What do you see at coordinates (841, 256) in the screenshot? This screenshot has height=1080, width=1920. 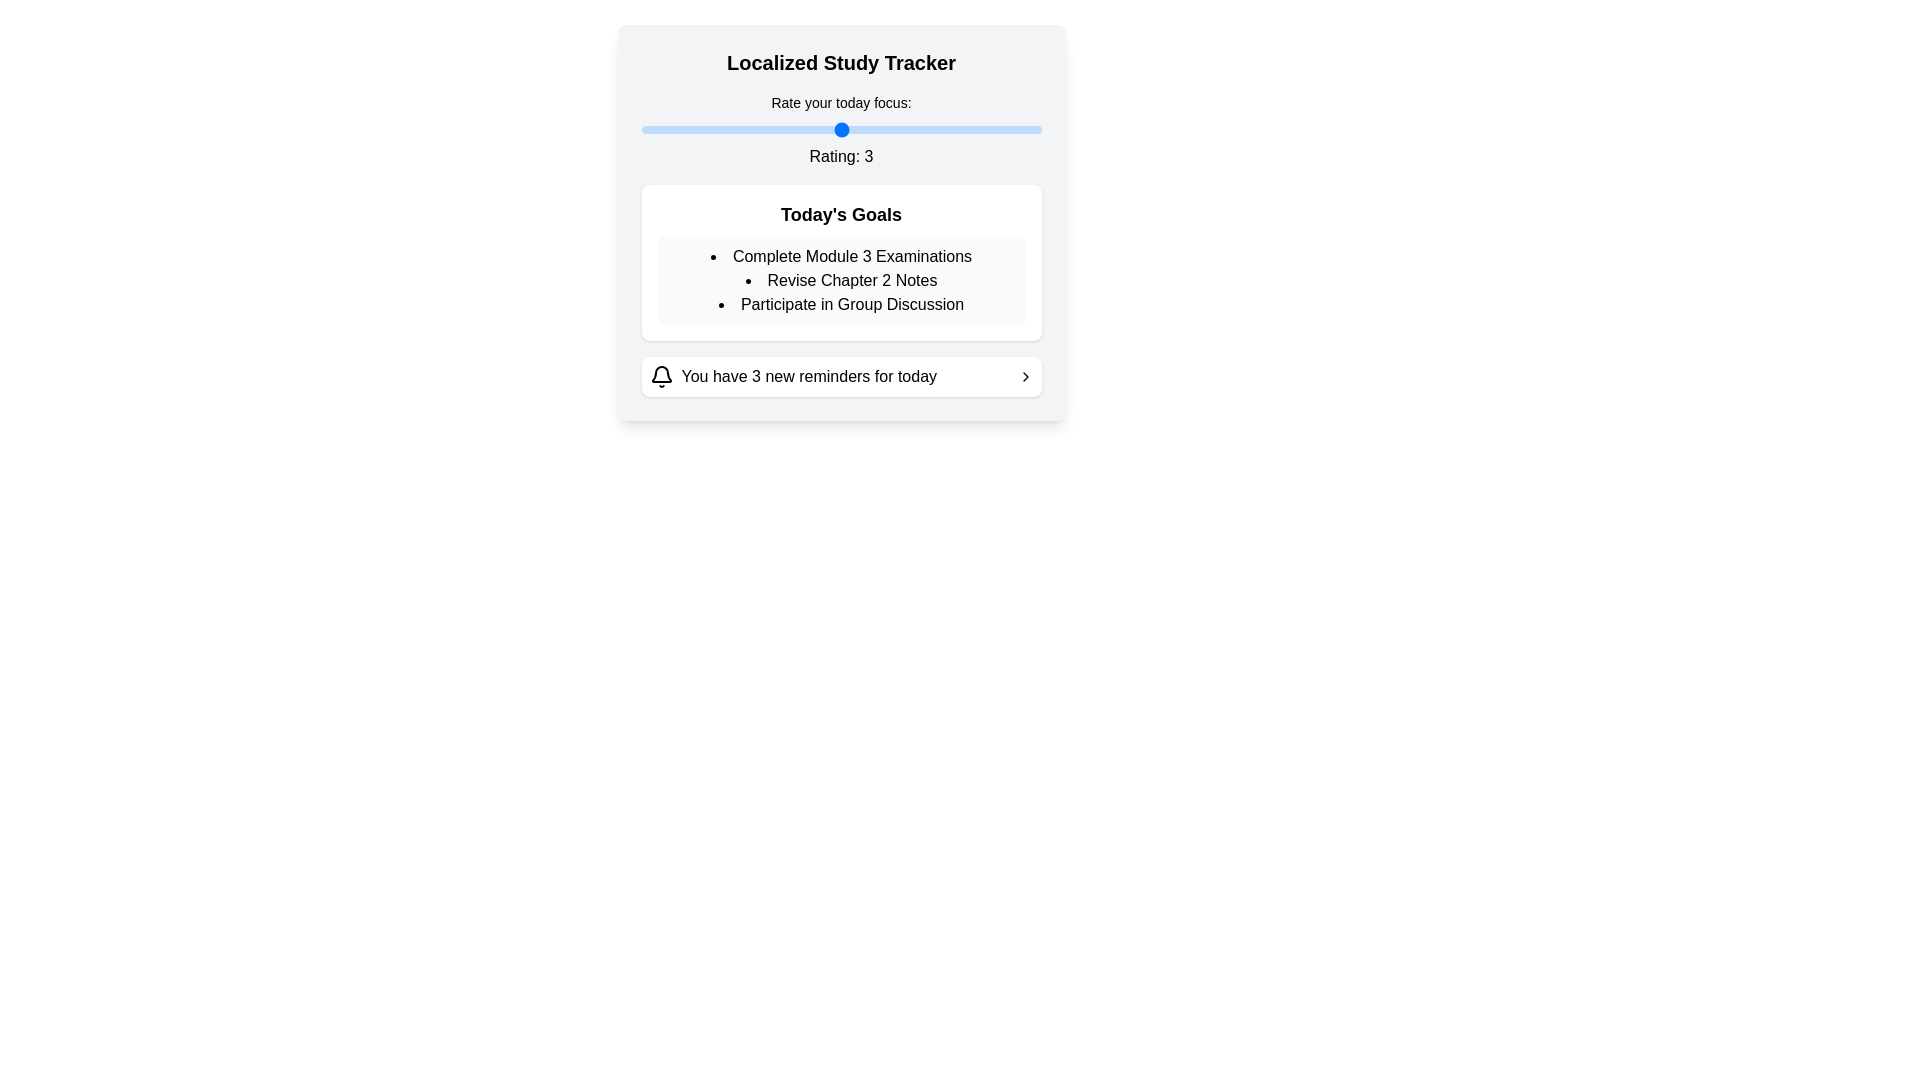 I see `the text element styled as a bullet point with the text 'Complete Module 3 Examinations' located under the heading 'Today's Goals.'` at bounding box center [841, 256].